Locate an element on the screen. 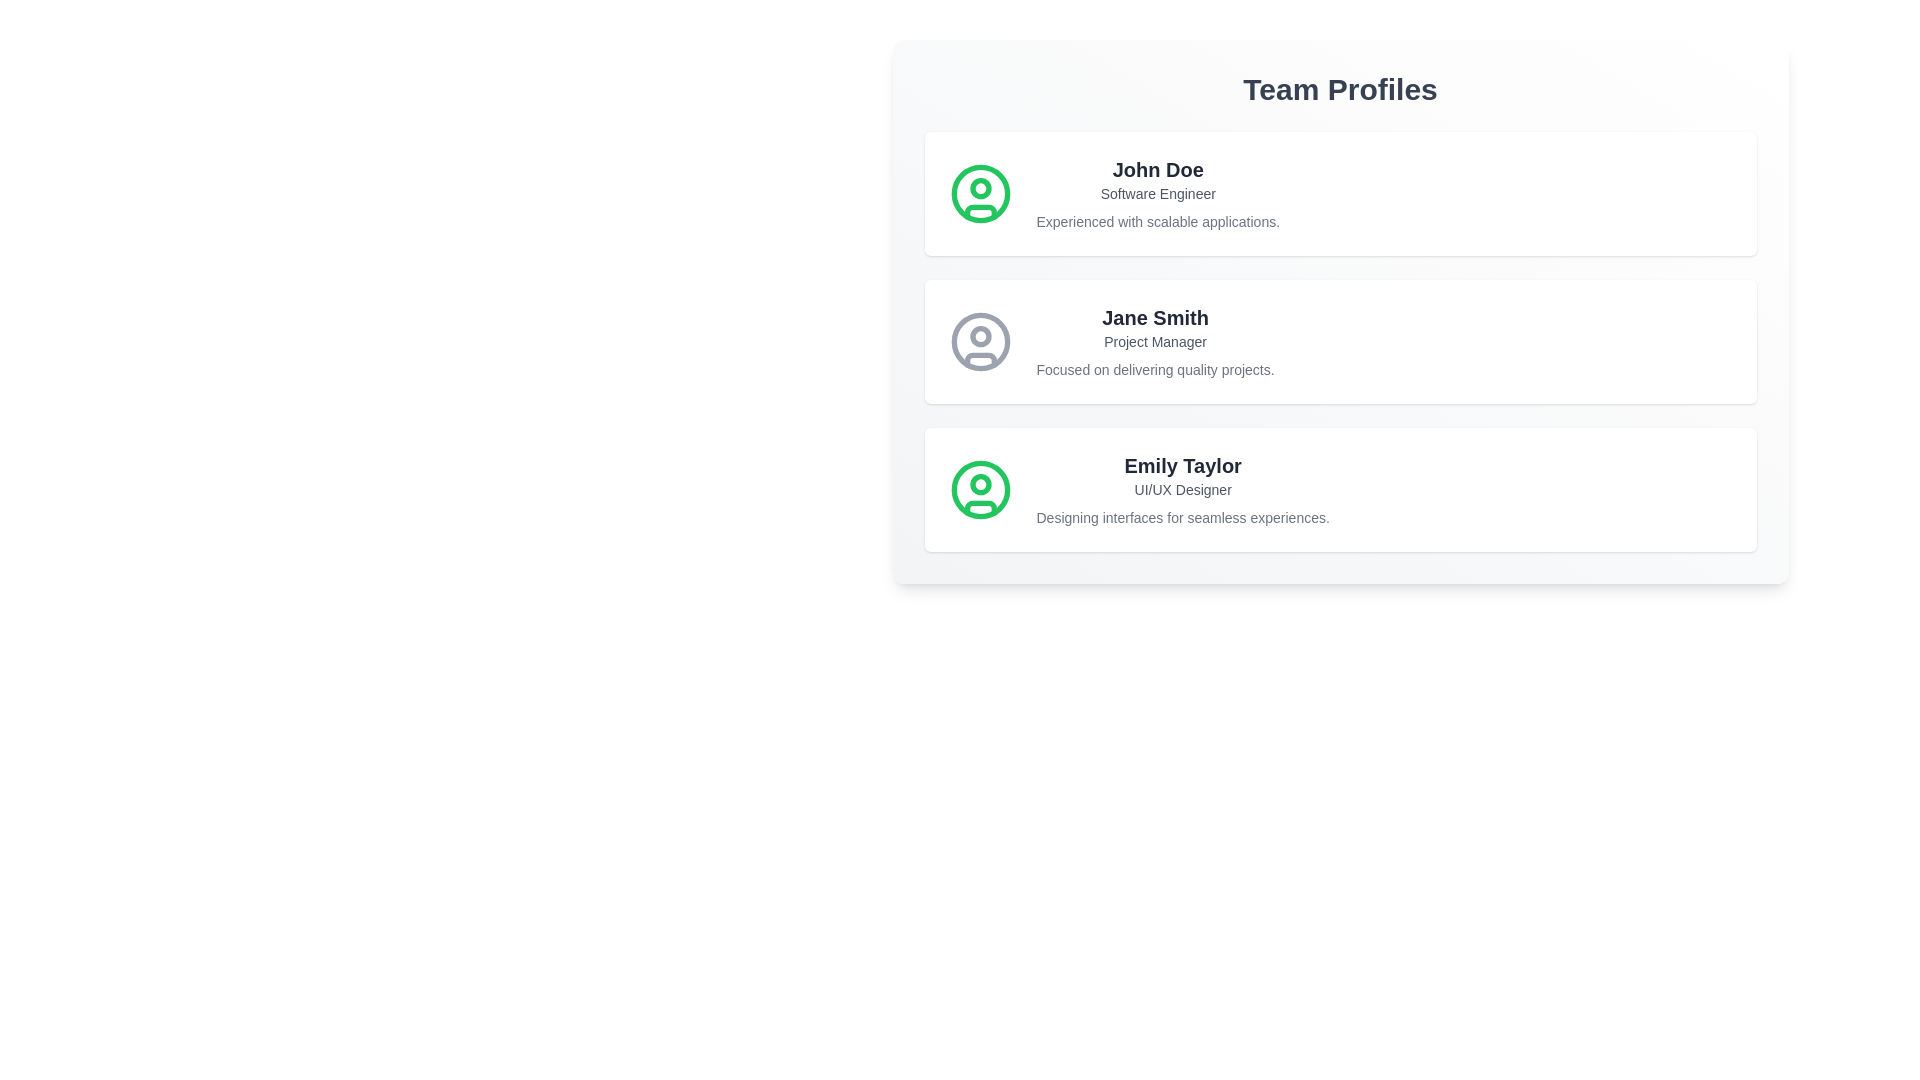  the profile card of Jane Smith is located at coordinates (1340, 341).